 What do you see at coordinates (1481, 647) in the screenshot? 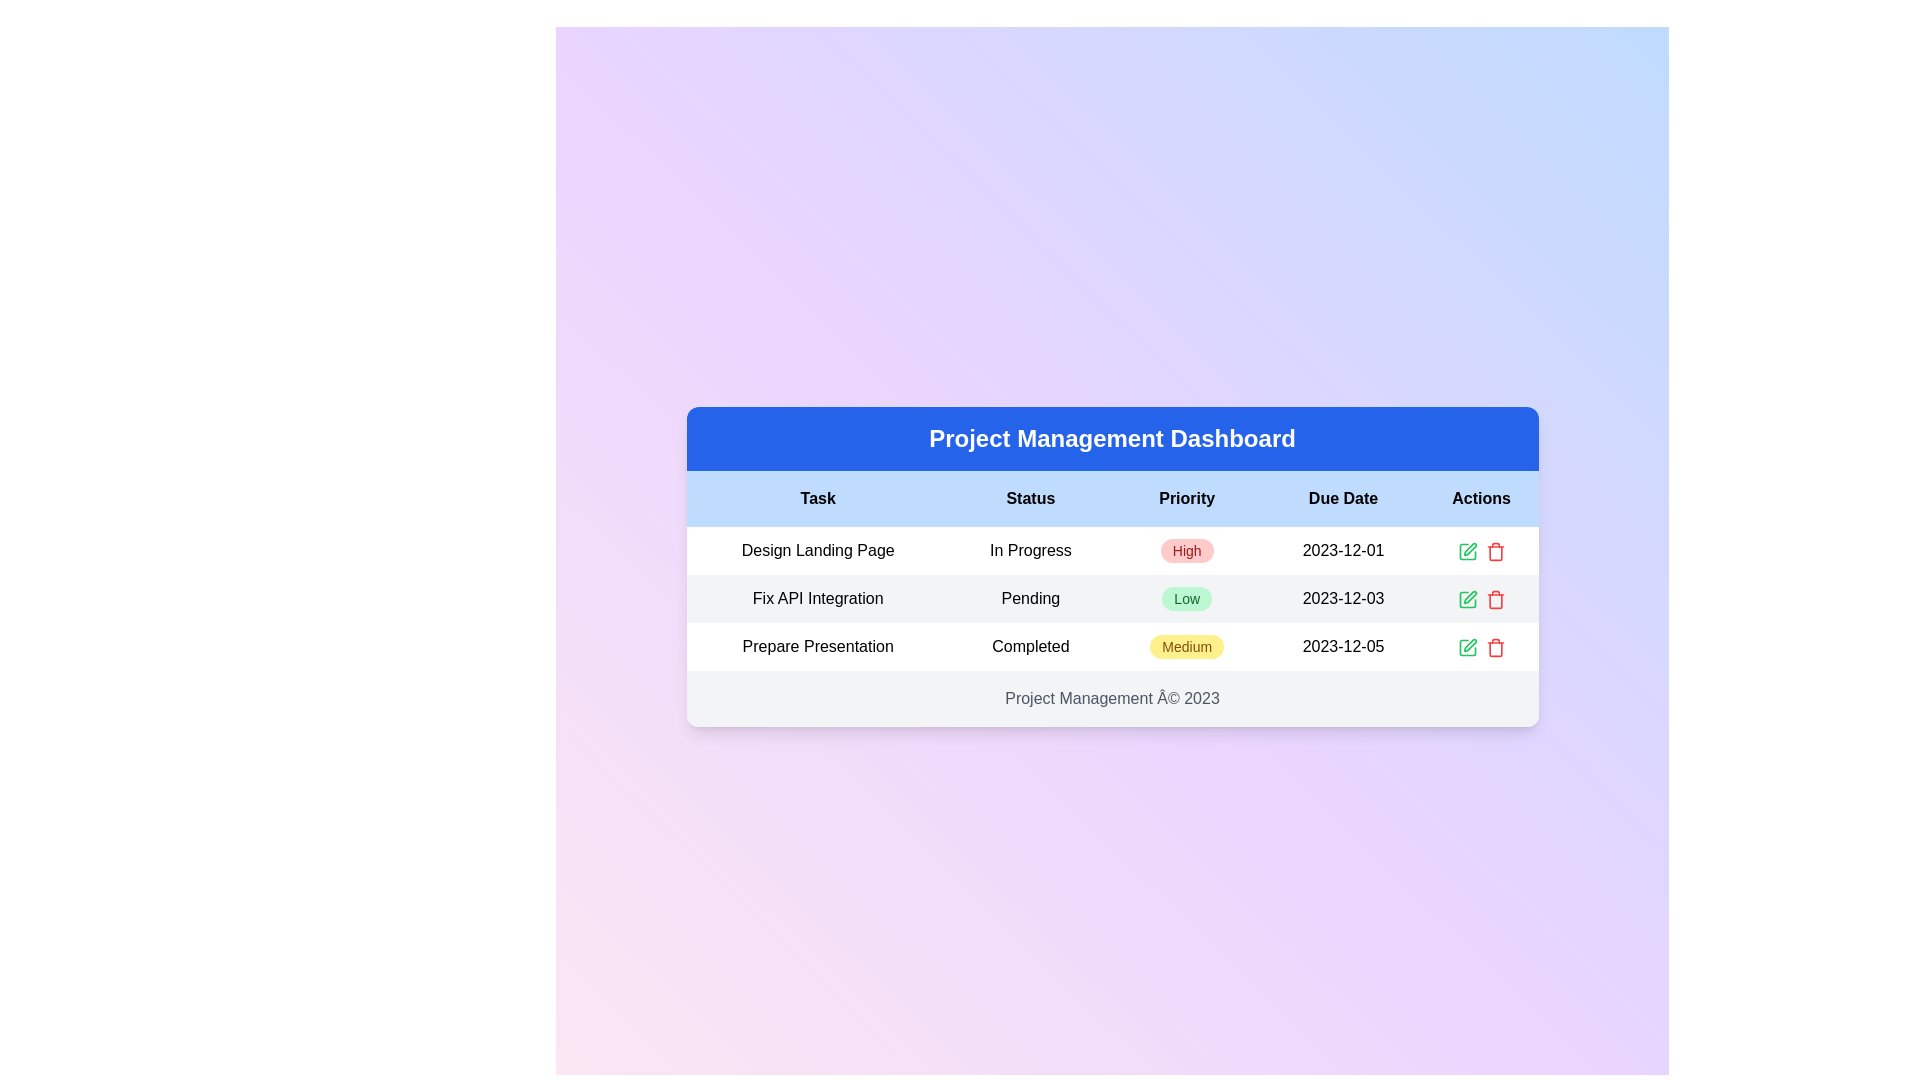
I see `the interactive icons in the 'Actions' column for the task 'Prepare Presentation'` at bounding box center [1481, 647].